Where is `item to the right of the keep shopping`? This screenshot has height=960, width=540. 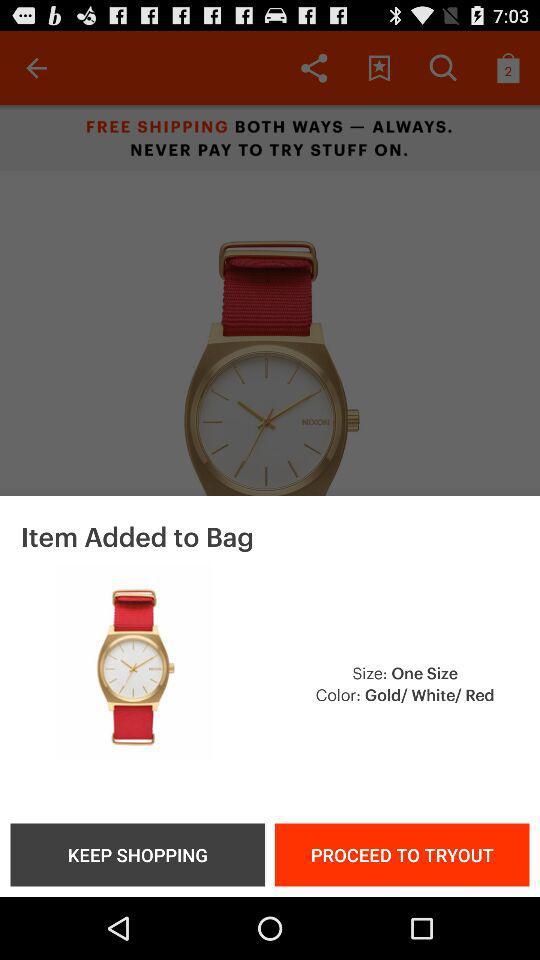 item to the right of the keep shopping is located at coordinates (402, 853).